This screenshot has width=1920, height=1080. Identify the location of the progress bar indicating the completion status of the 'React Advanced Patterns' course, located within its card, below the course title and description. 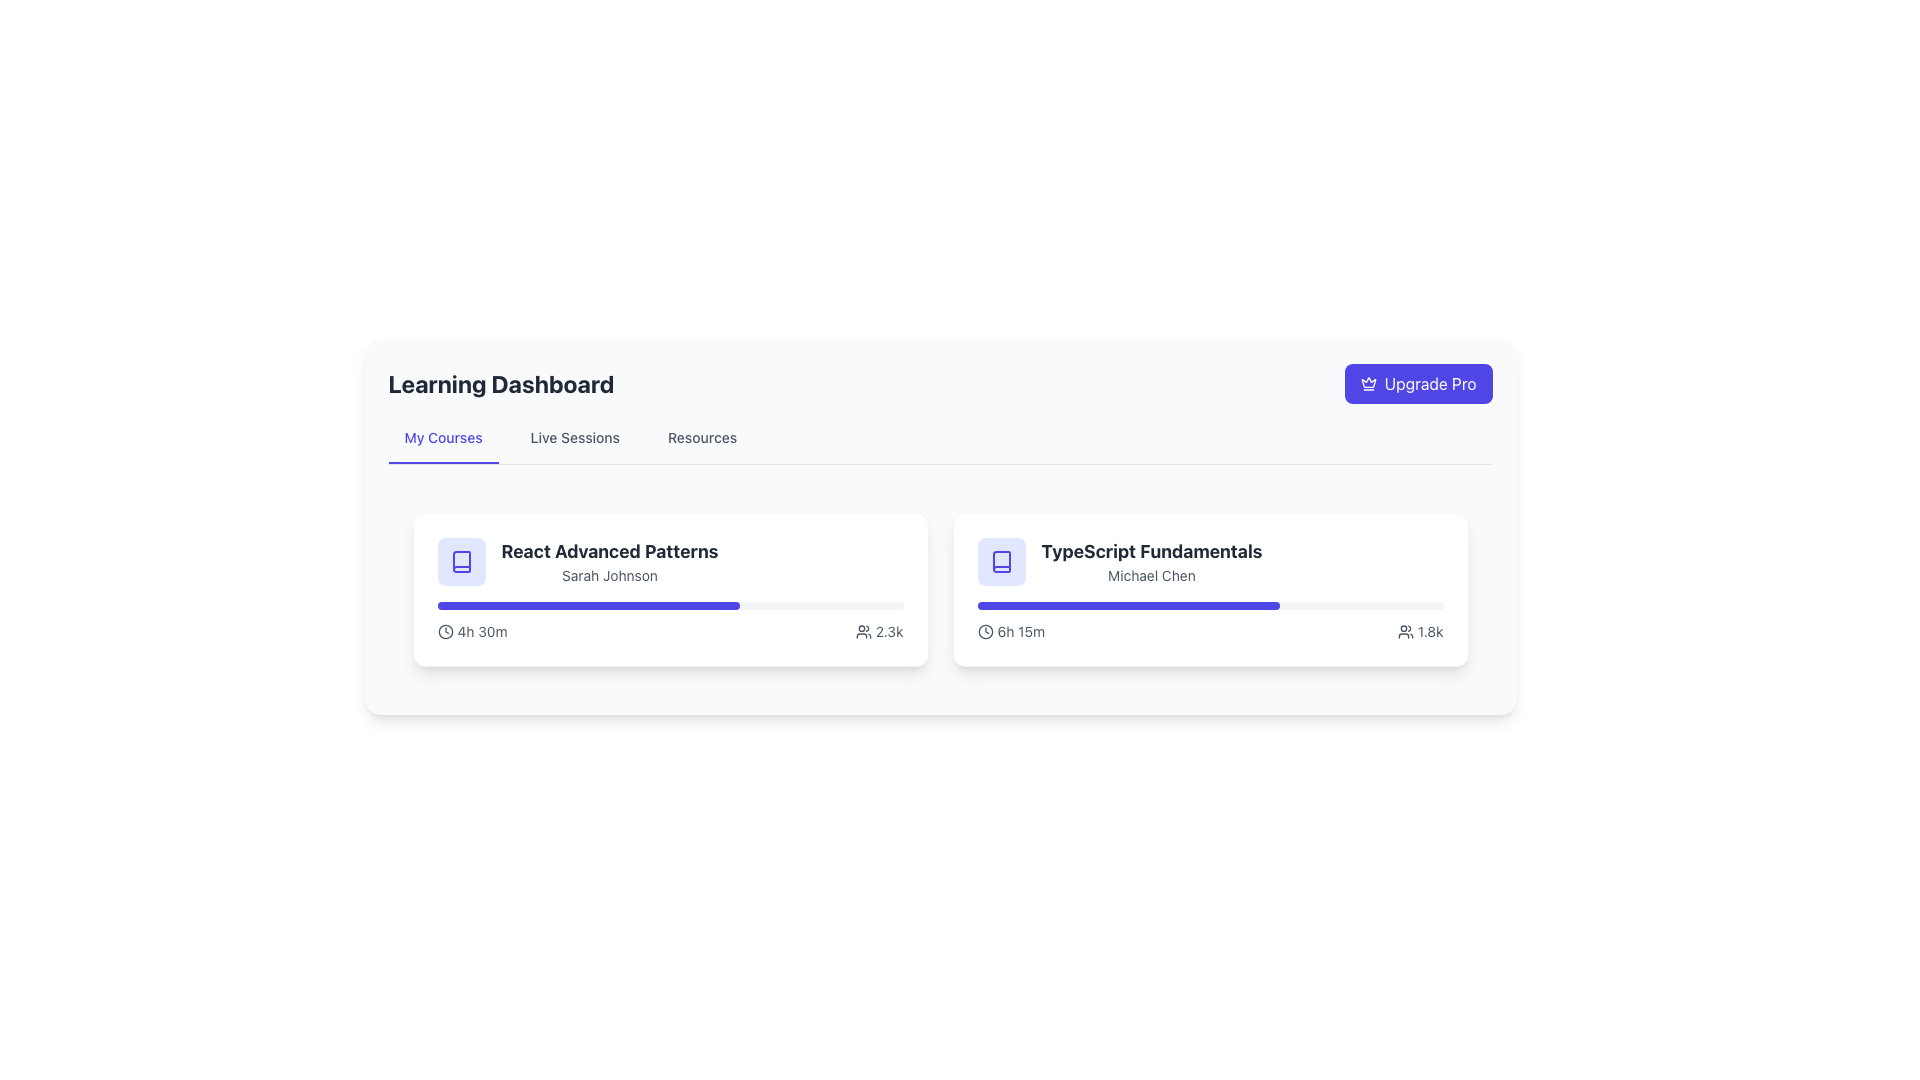
(587, 604).